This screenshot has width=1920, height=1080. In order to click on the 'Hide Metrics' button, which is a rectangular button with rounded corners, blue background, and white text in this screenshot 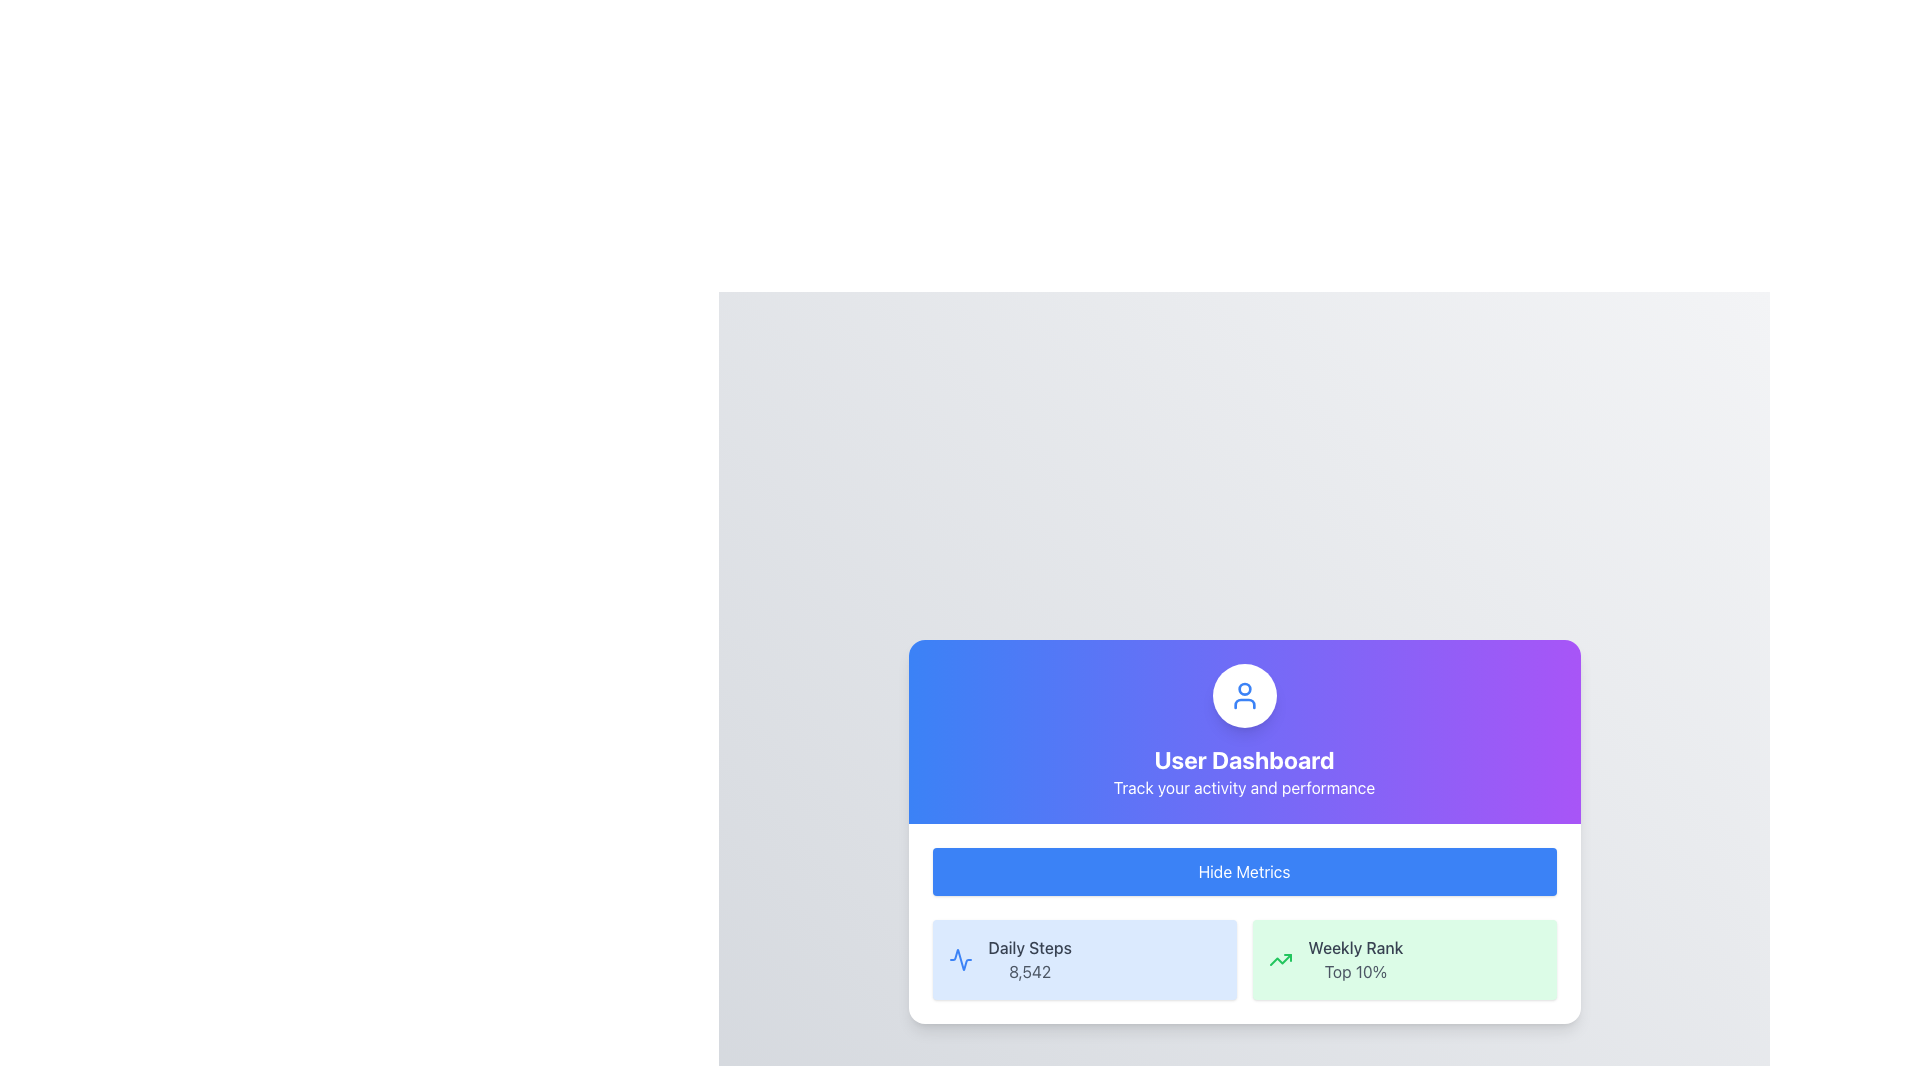, I will do `click(1243, 870)`.